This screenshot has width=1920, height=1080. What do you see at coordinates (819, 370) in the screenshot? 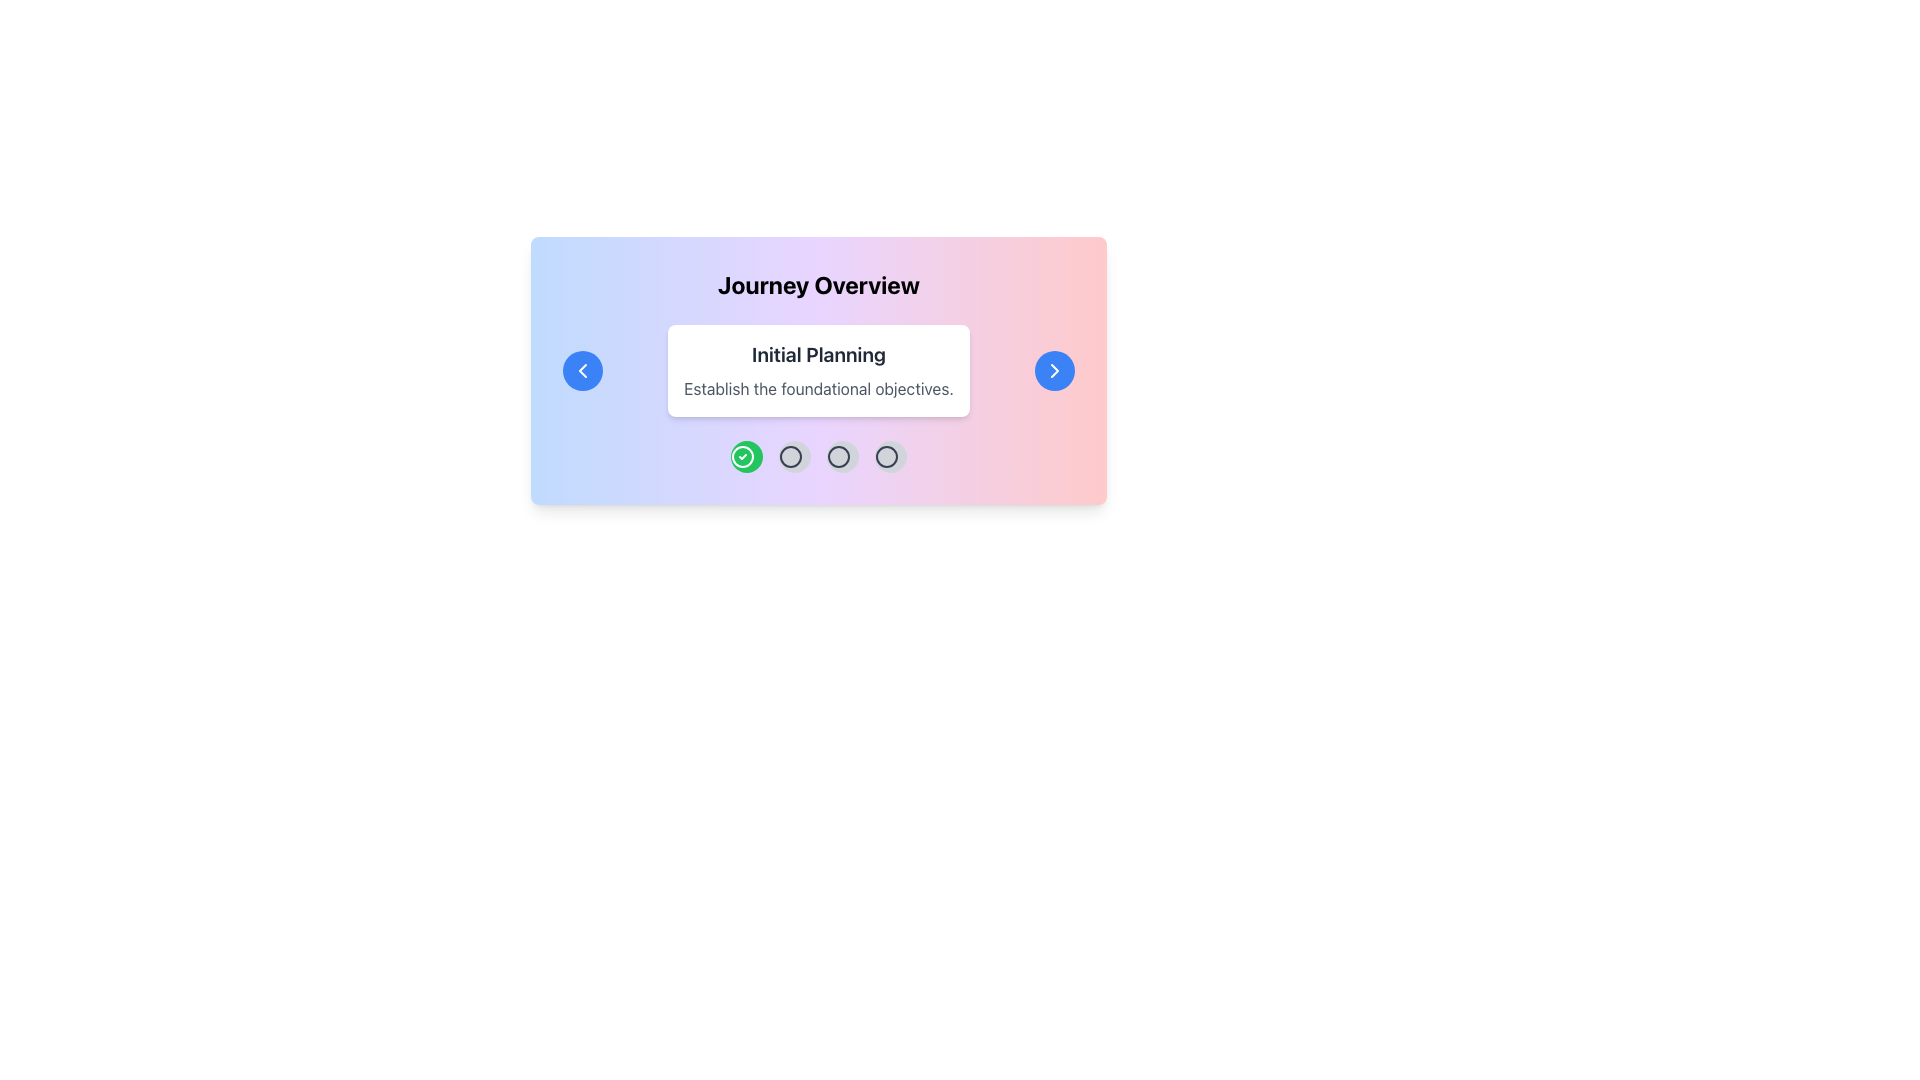
I see `the Text Content Block that describes a specific phase in the 'Journey Overview' card for potential highlighting` at bounding box center [819, 370].